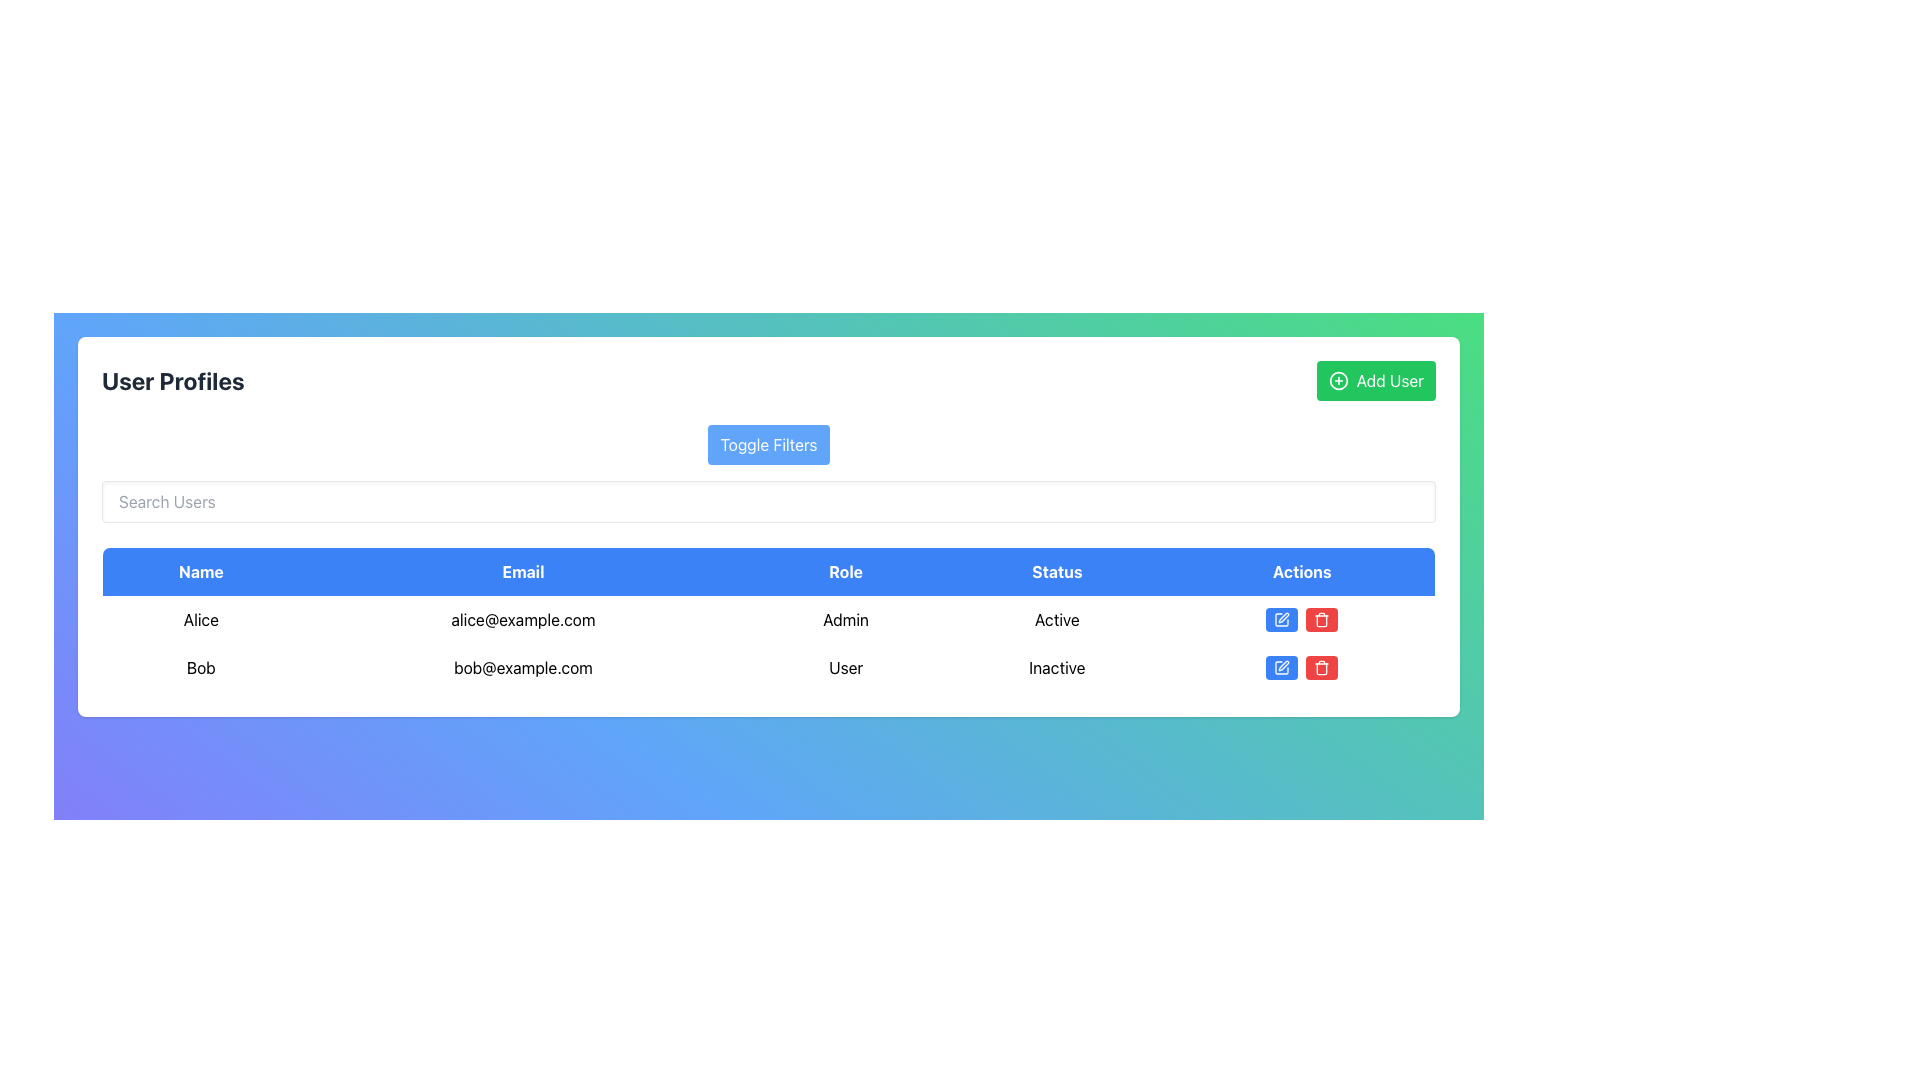 The image size is (1920, 1080). What do you see at coordinates (1282, 619) in the screenshot?
I see `the pen-shaped icon within the blue button located in the 'Actions' column of Bob's table row to potentially see a tooltip` at bounding box center [1282, 619].